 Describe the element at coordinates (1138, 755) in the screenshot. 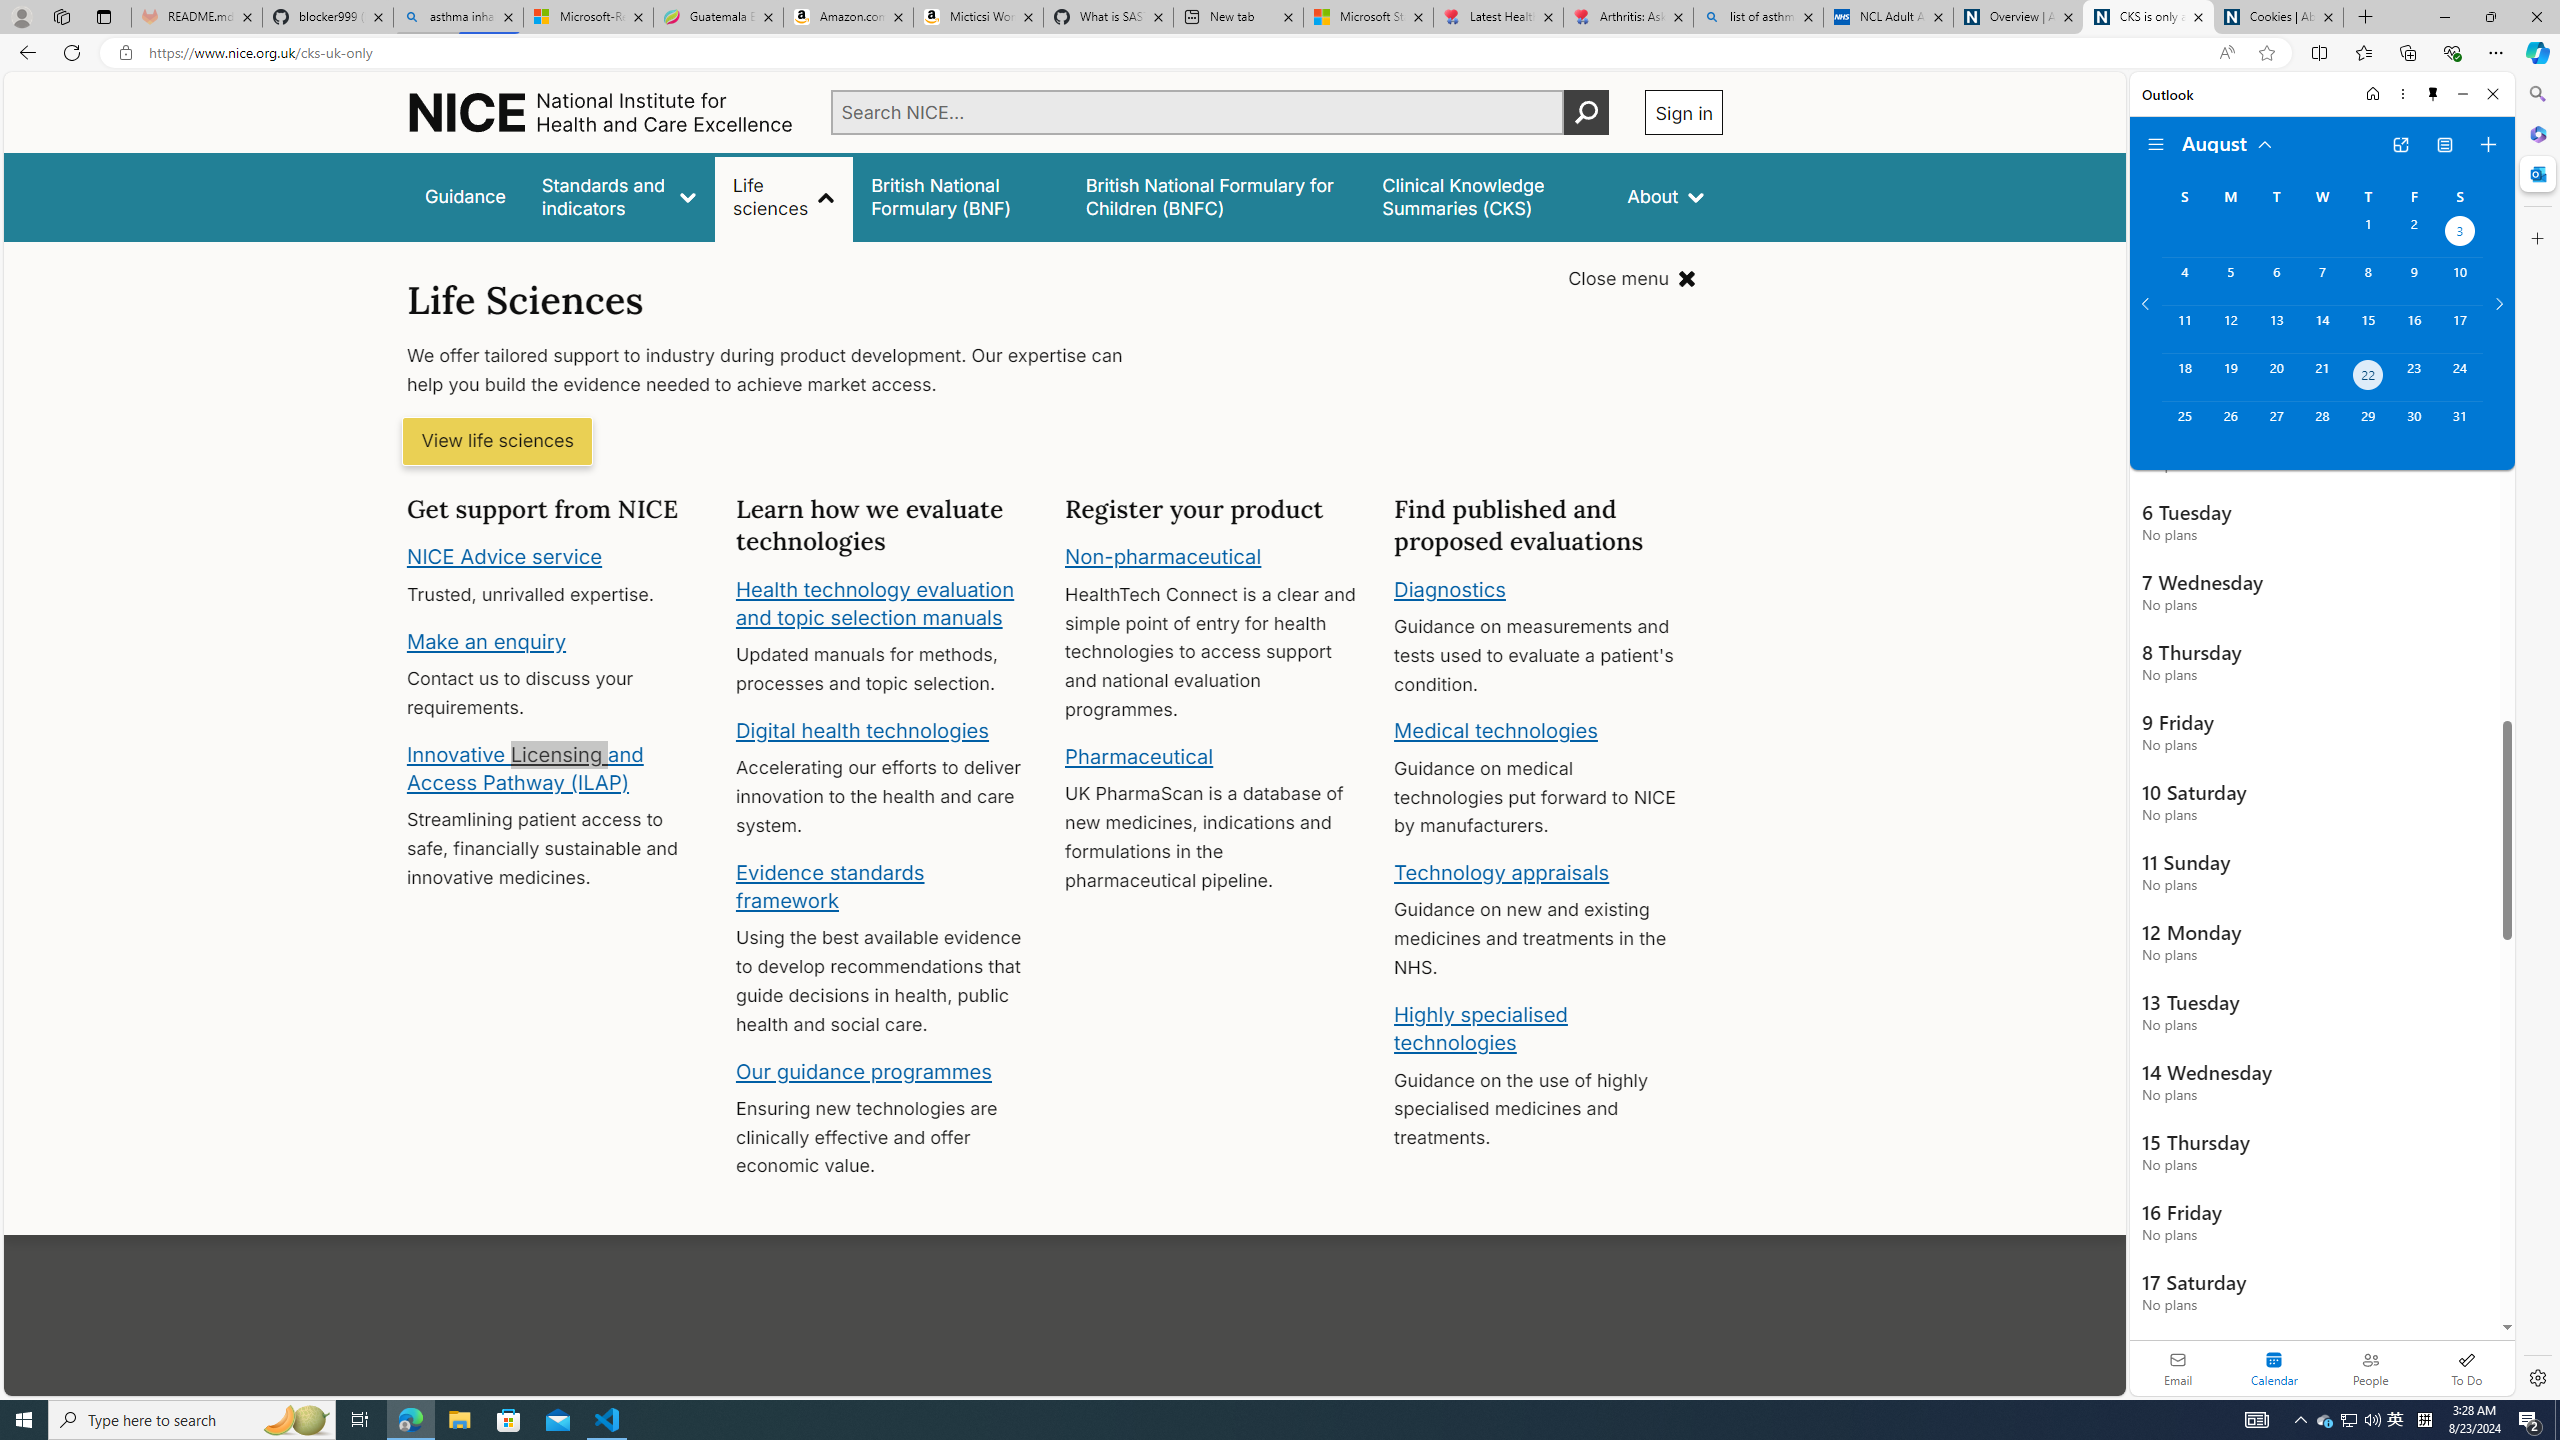

I see `'Pharmaceutical'` at that location.